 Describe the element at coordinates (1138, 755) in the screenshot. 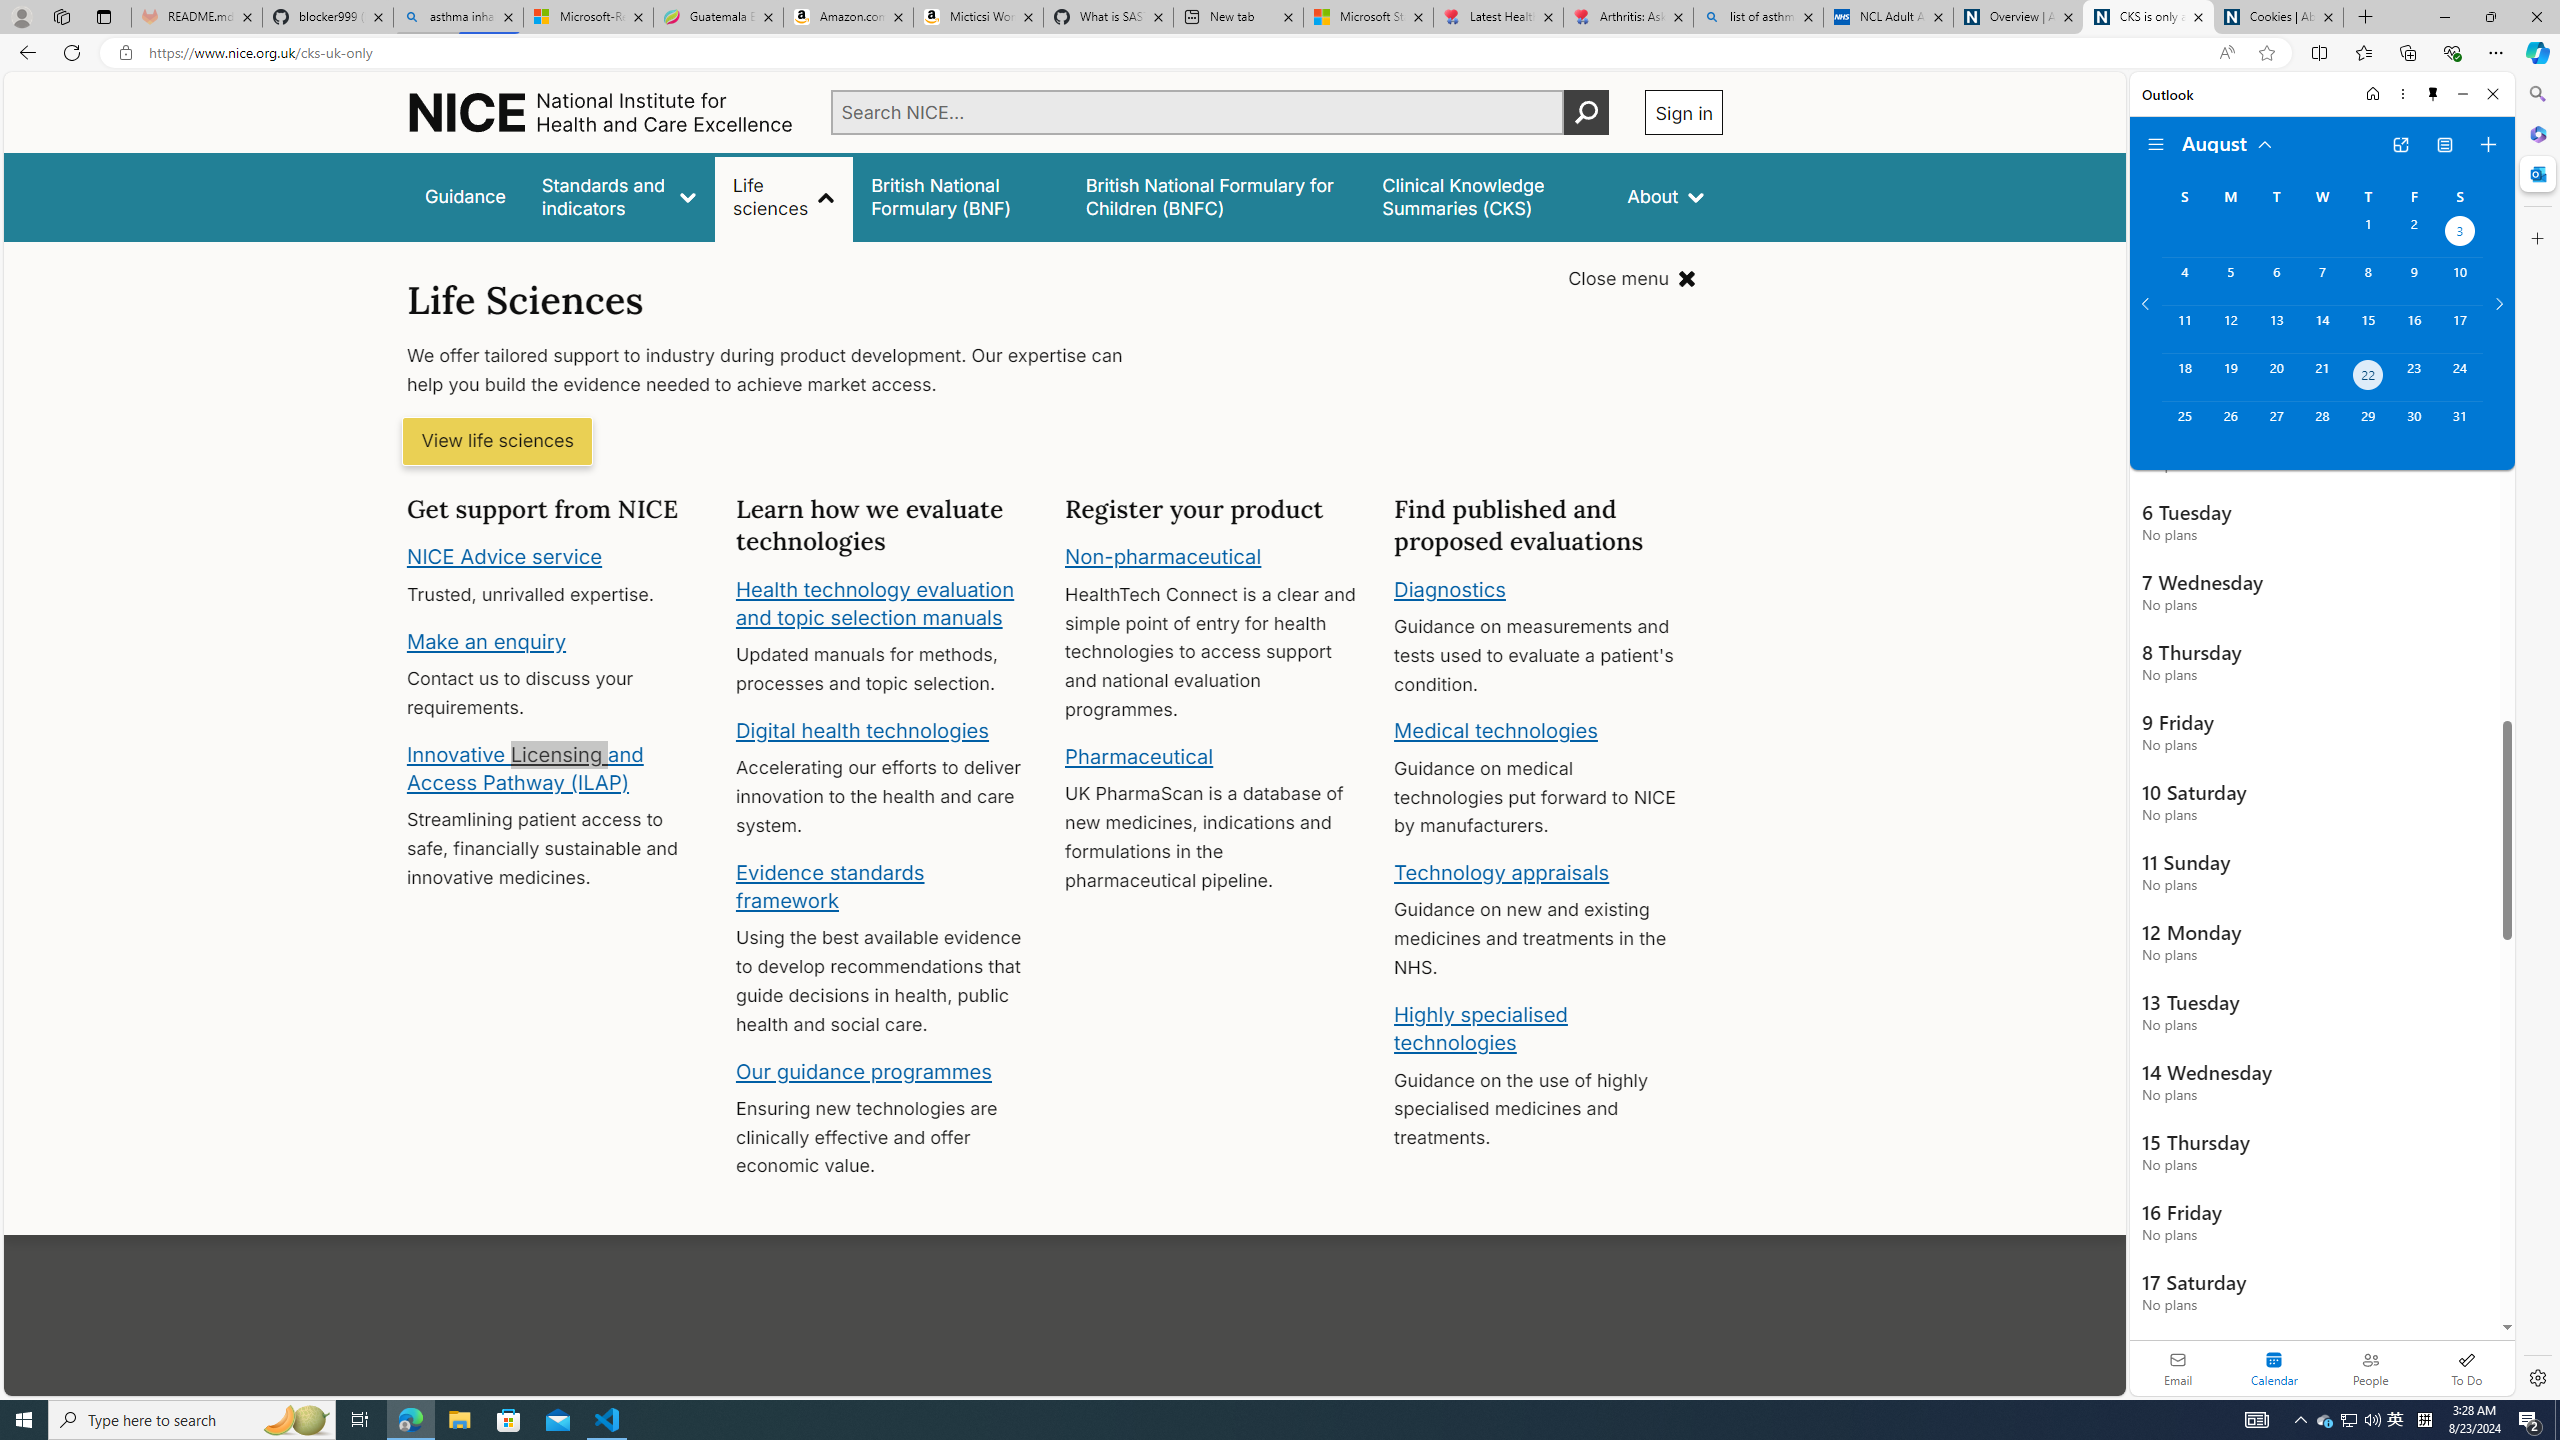

I see `'Pharmaceutical'` at that location.